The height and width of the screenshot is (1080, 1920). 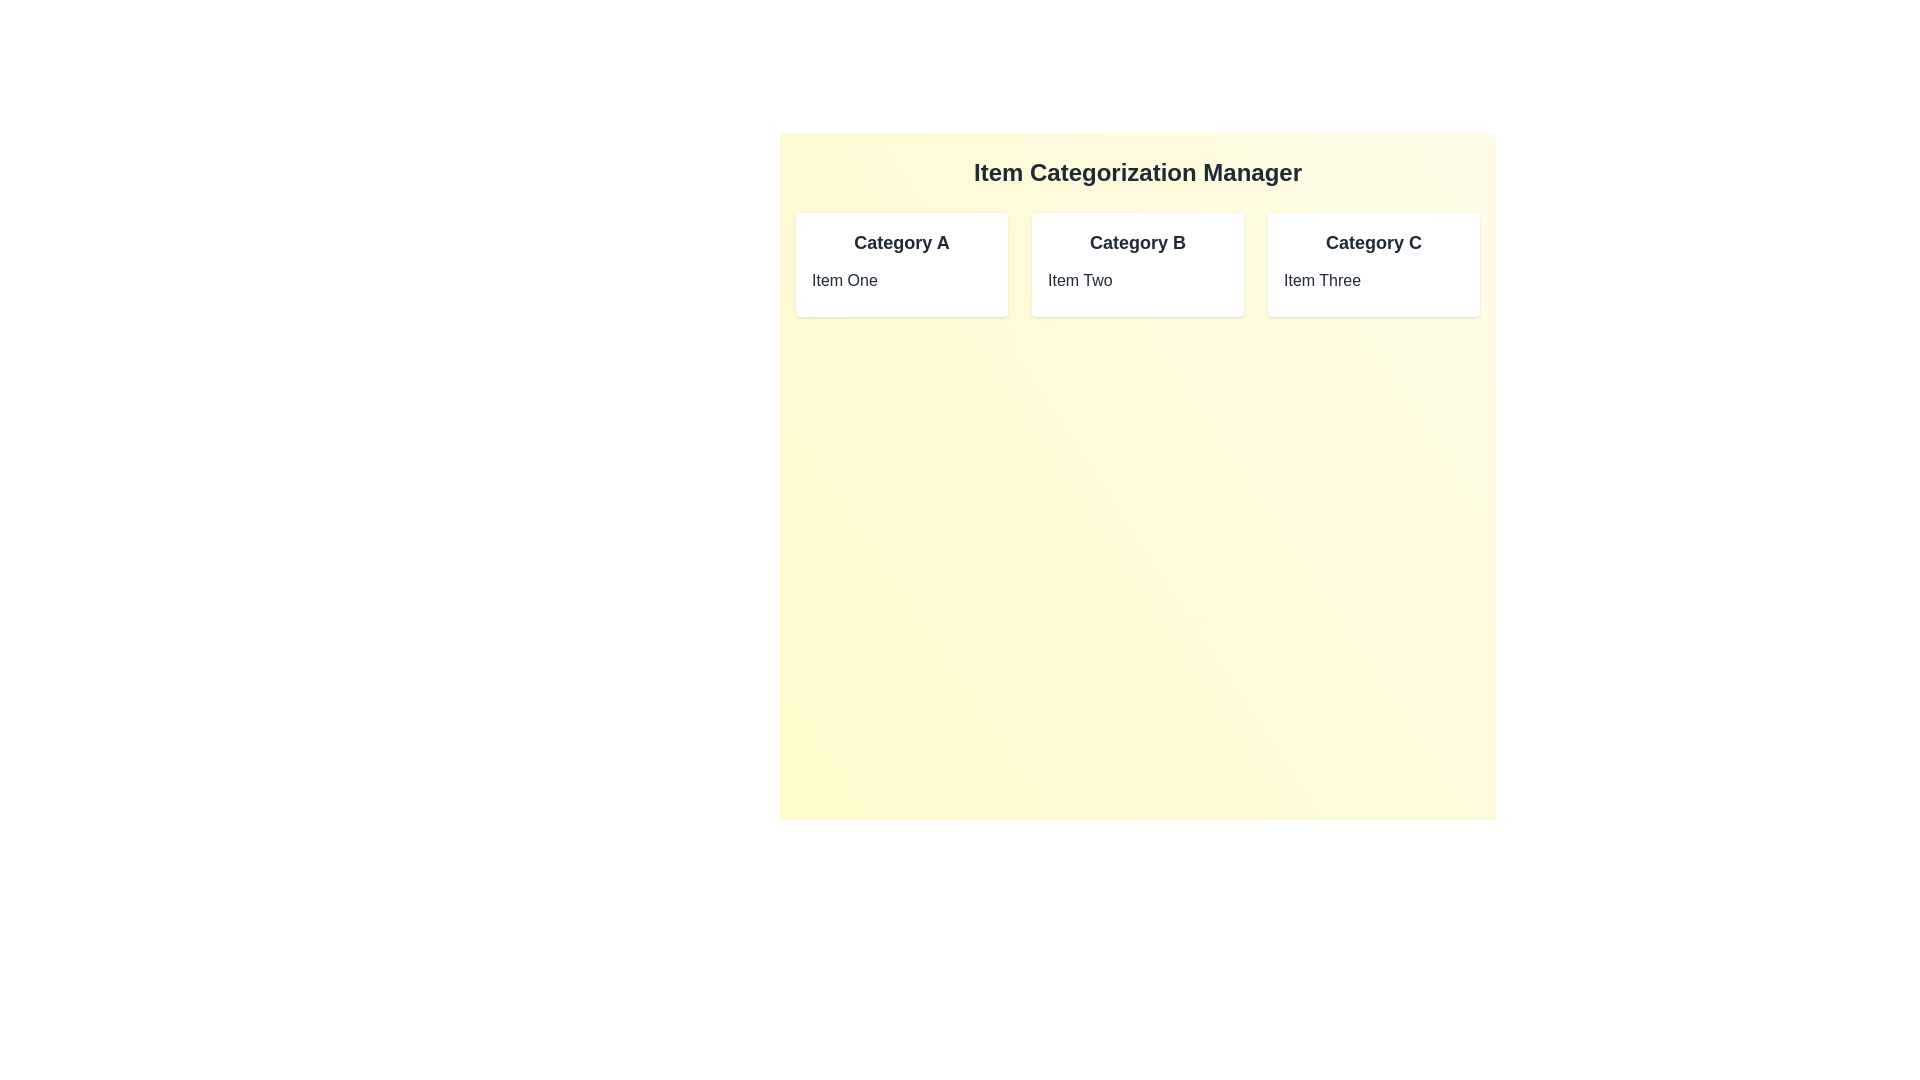 I want to click on the item named Item One to select it, so click(x=901, y=281).